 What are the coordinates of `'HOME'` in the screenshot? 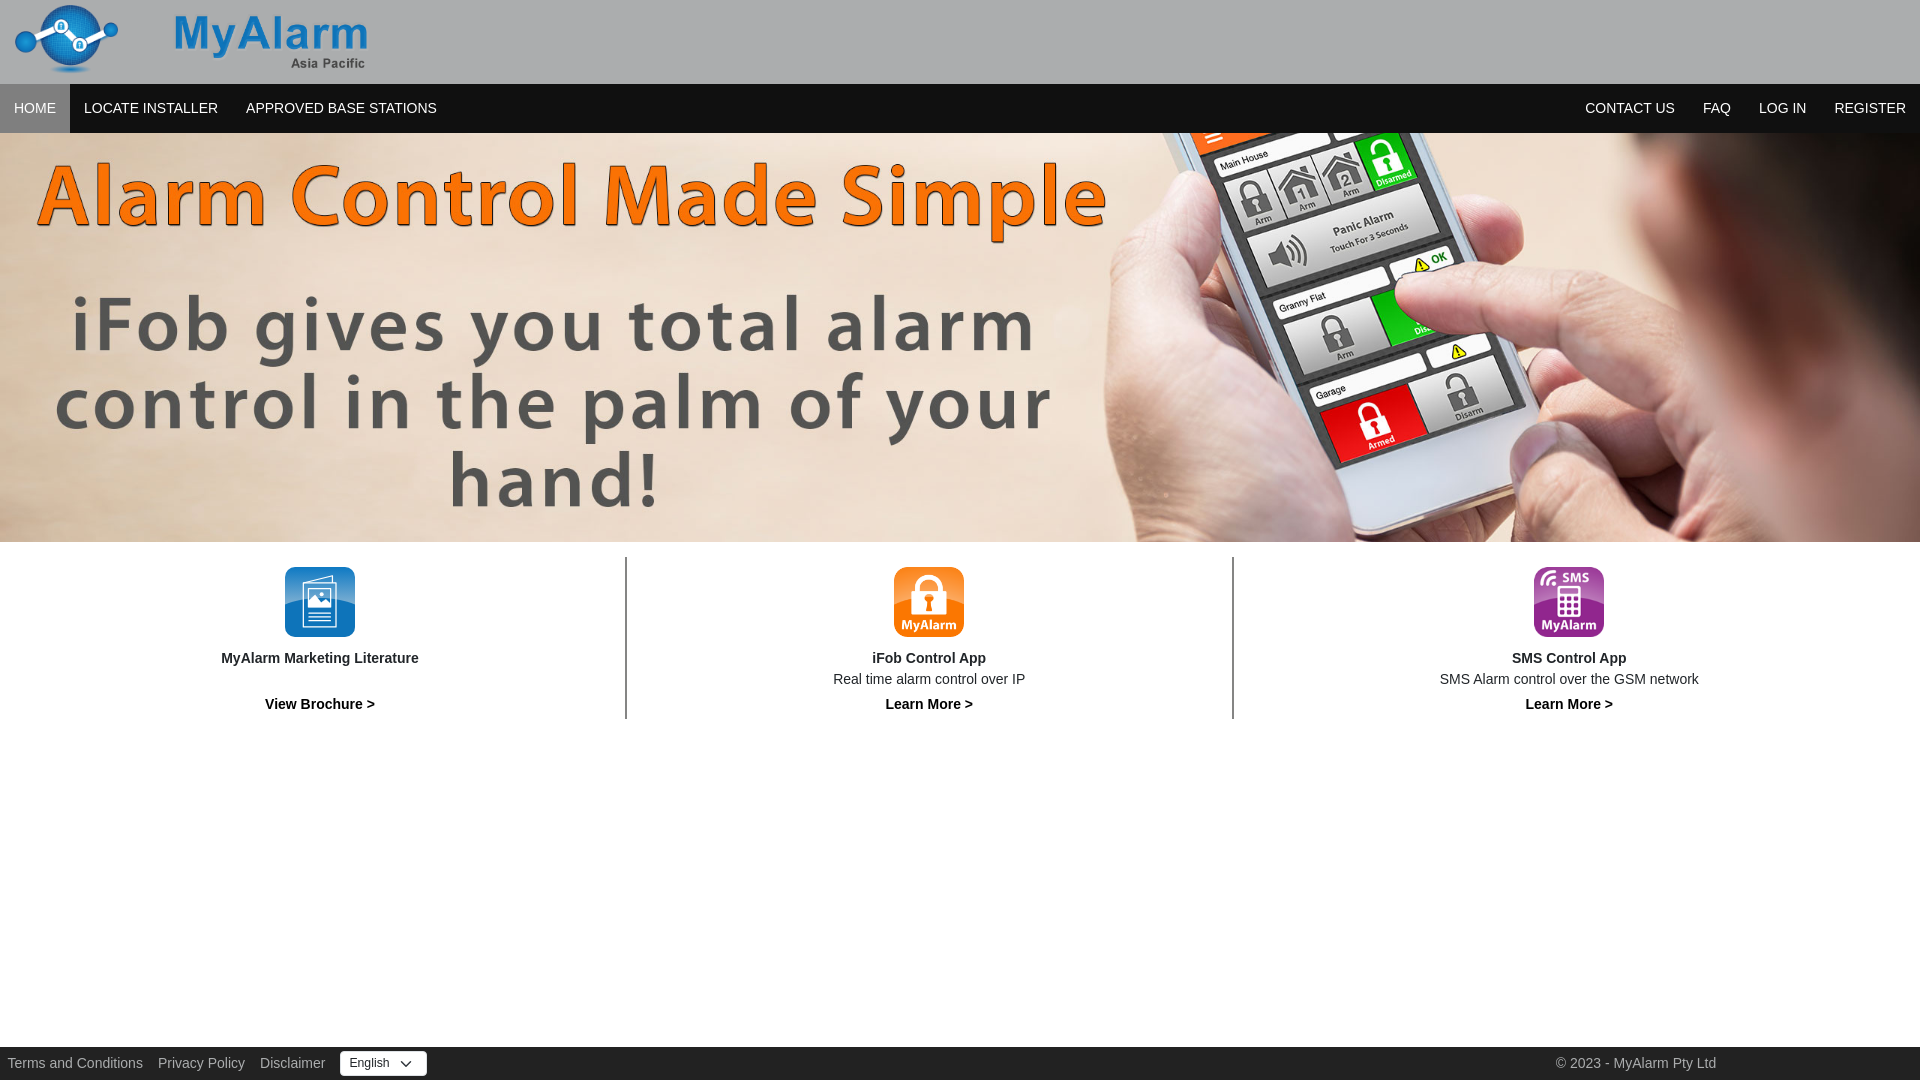 It's located at (34, 108).